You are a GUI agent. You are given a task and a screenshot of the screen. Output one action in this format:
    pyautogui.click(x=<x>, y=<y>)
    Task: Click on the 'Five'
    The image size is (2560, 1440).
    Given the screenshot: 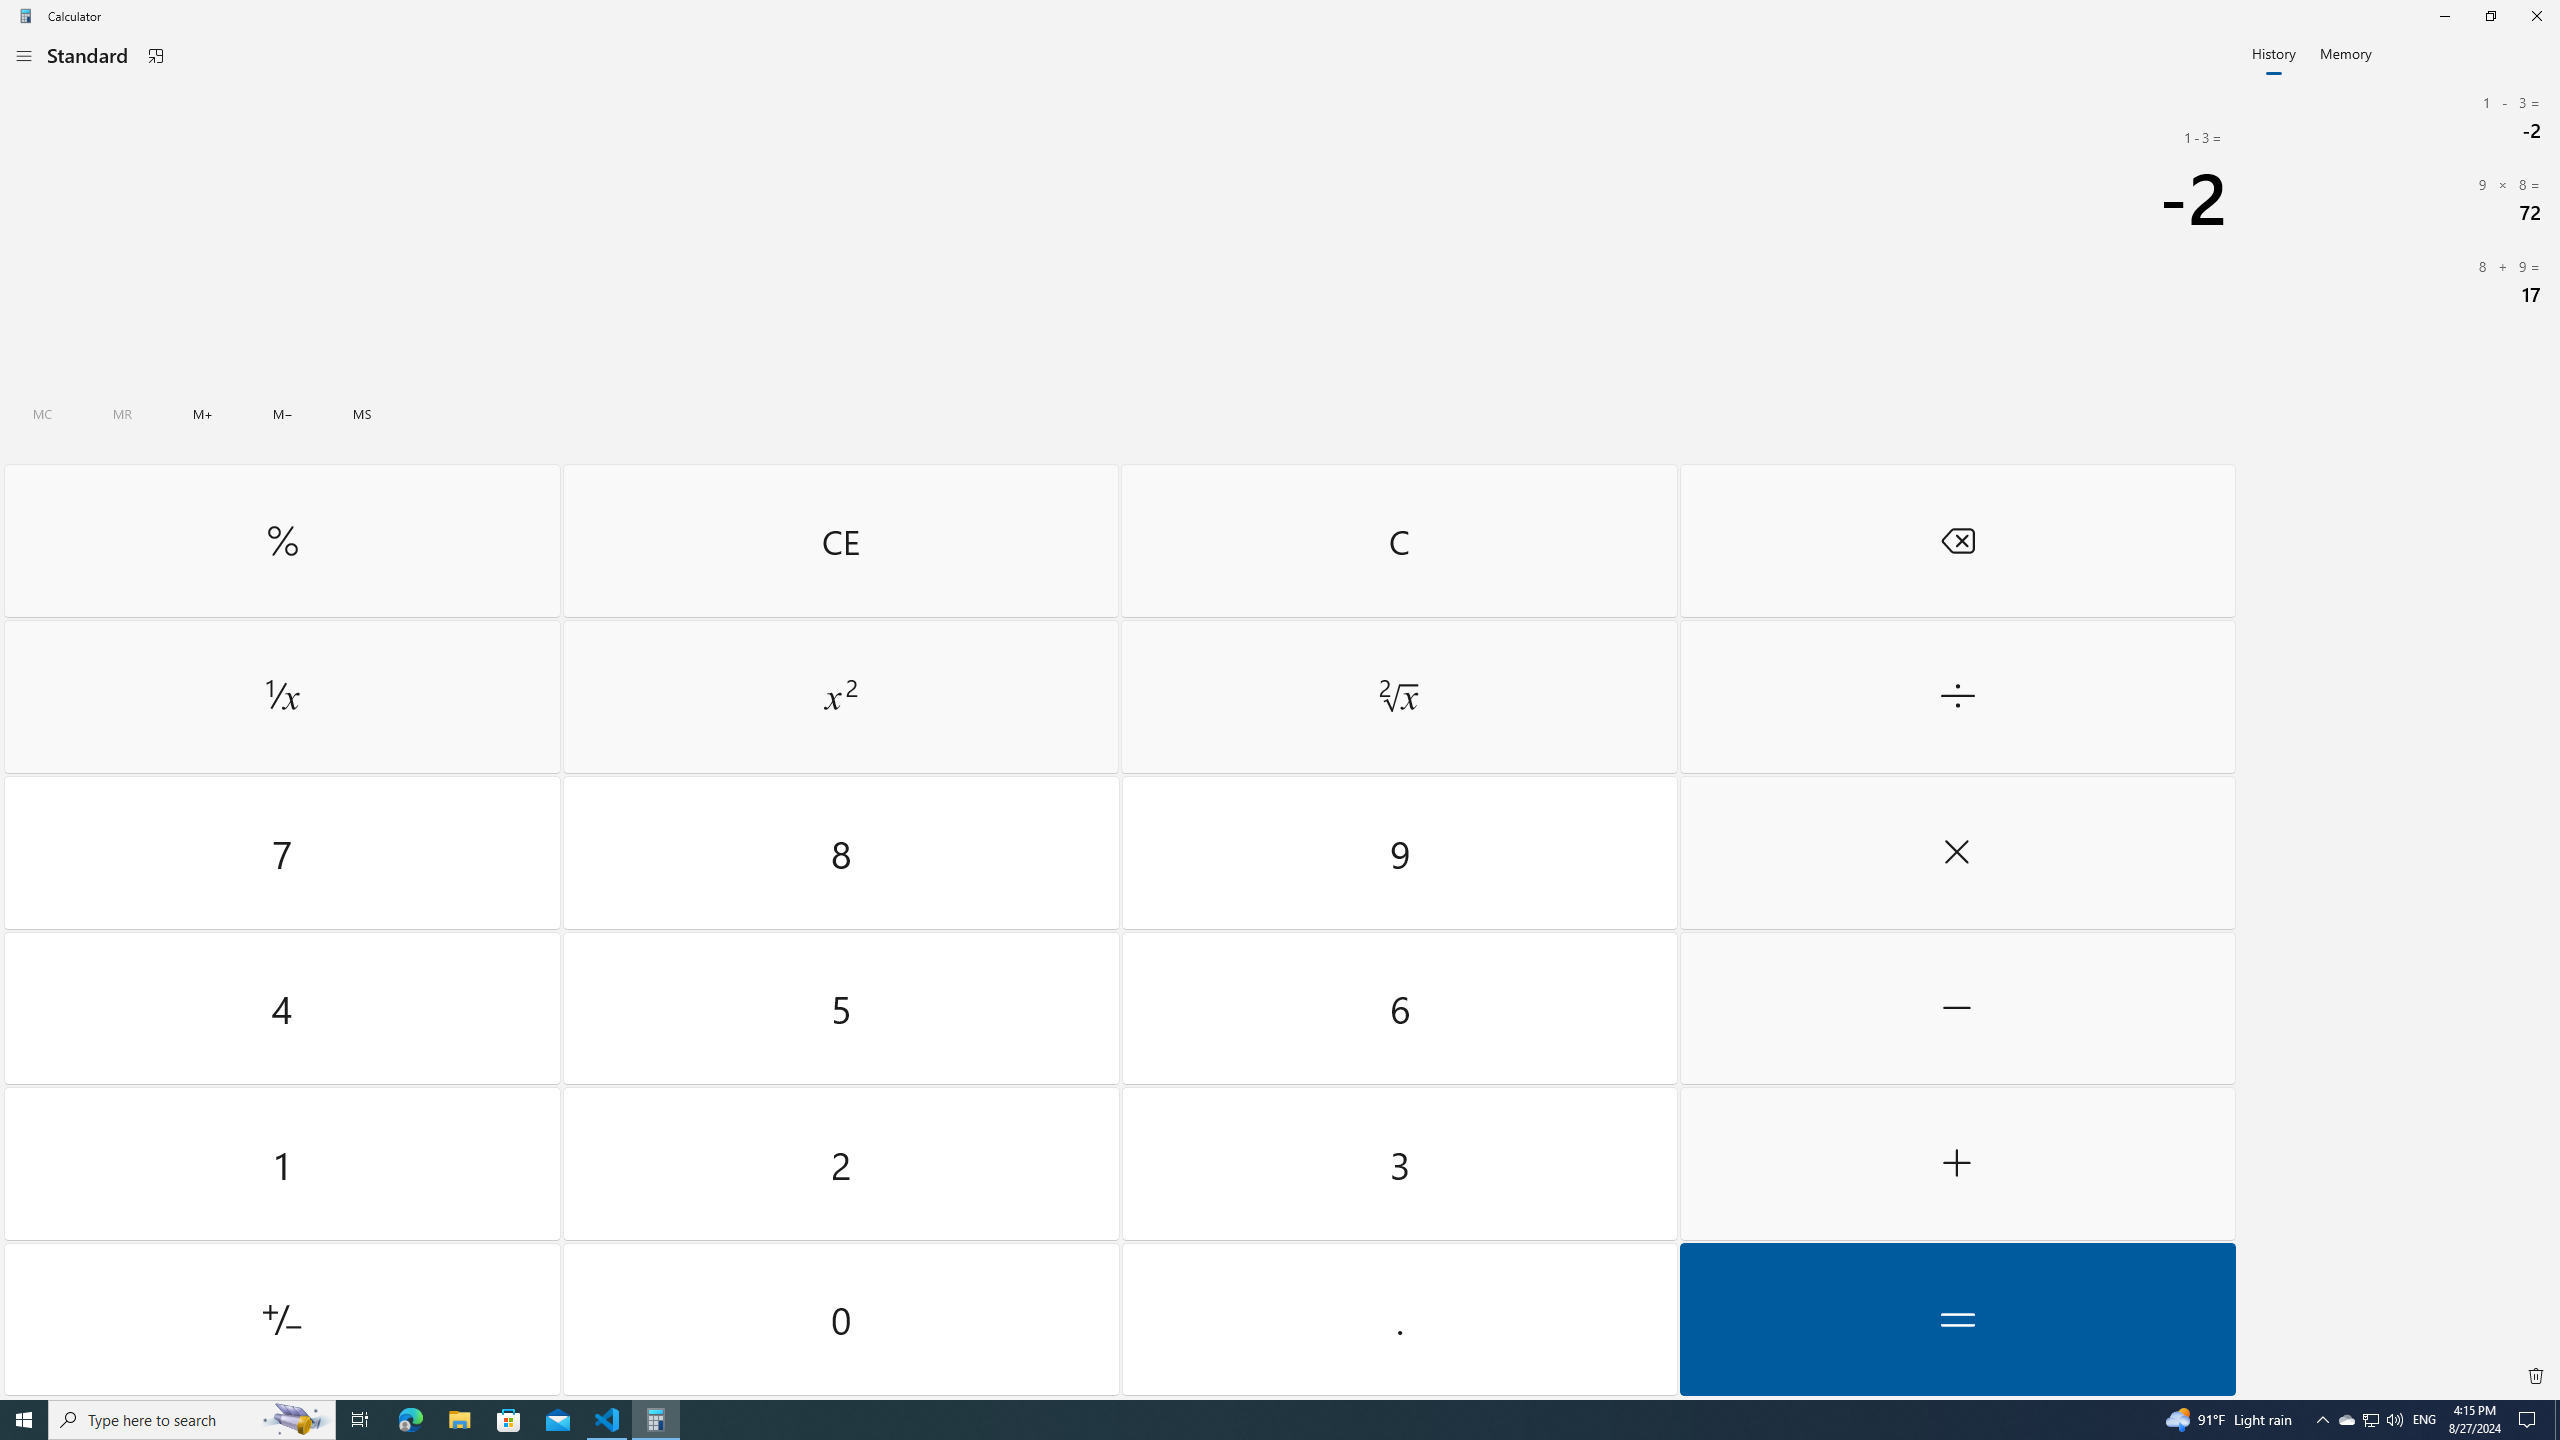 What is the action you would take?
    pyautogui.click(x=841, y=1007)
    